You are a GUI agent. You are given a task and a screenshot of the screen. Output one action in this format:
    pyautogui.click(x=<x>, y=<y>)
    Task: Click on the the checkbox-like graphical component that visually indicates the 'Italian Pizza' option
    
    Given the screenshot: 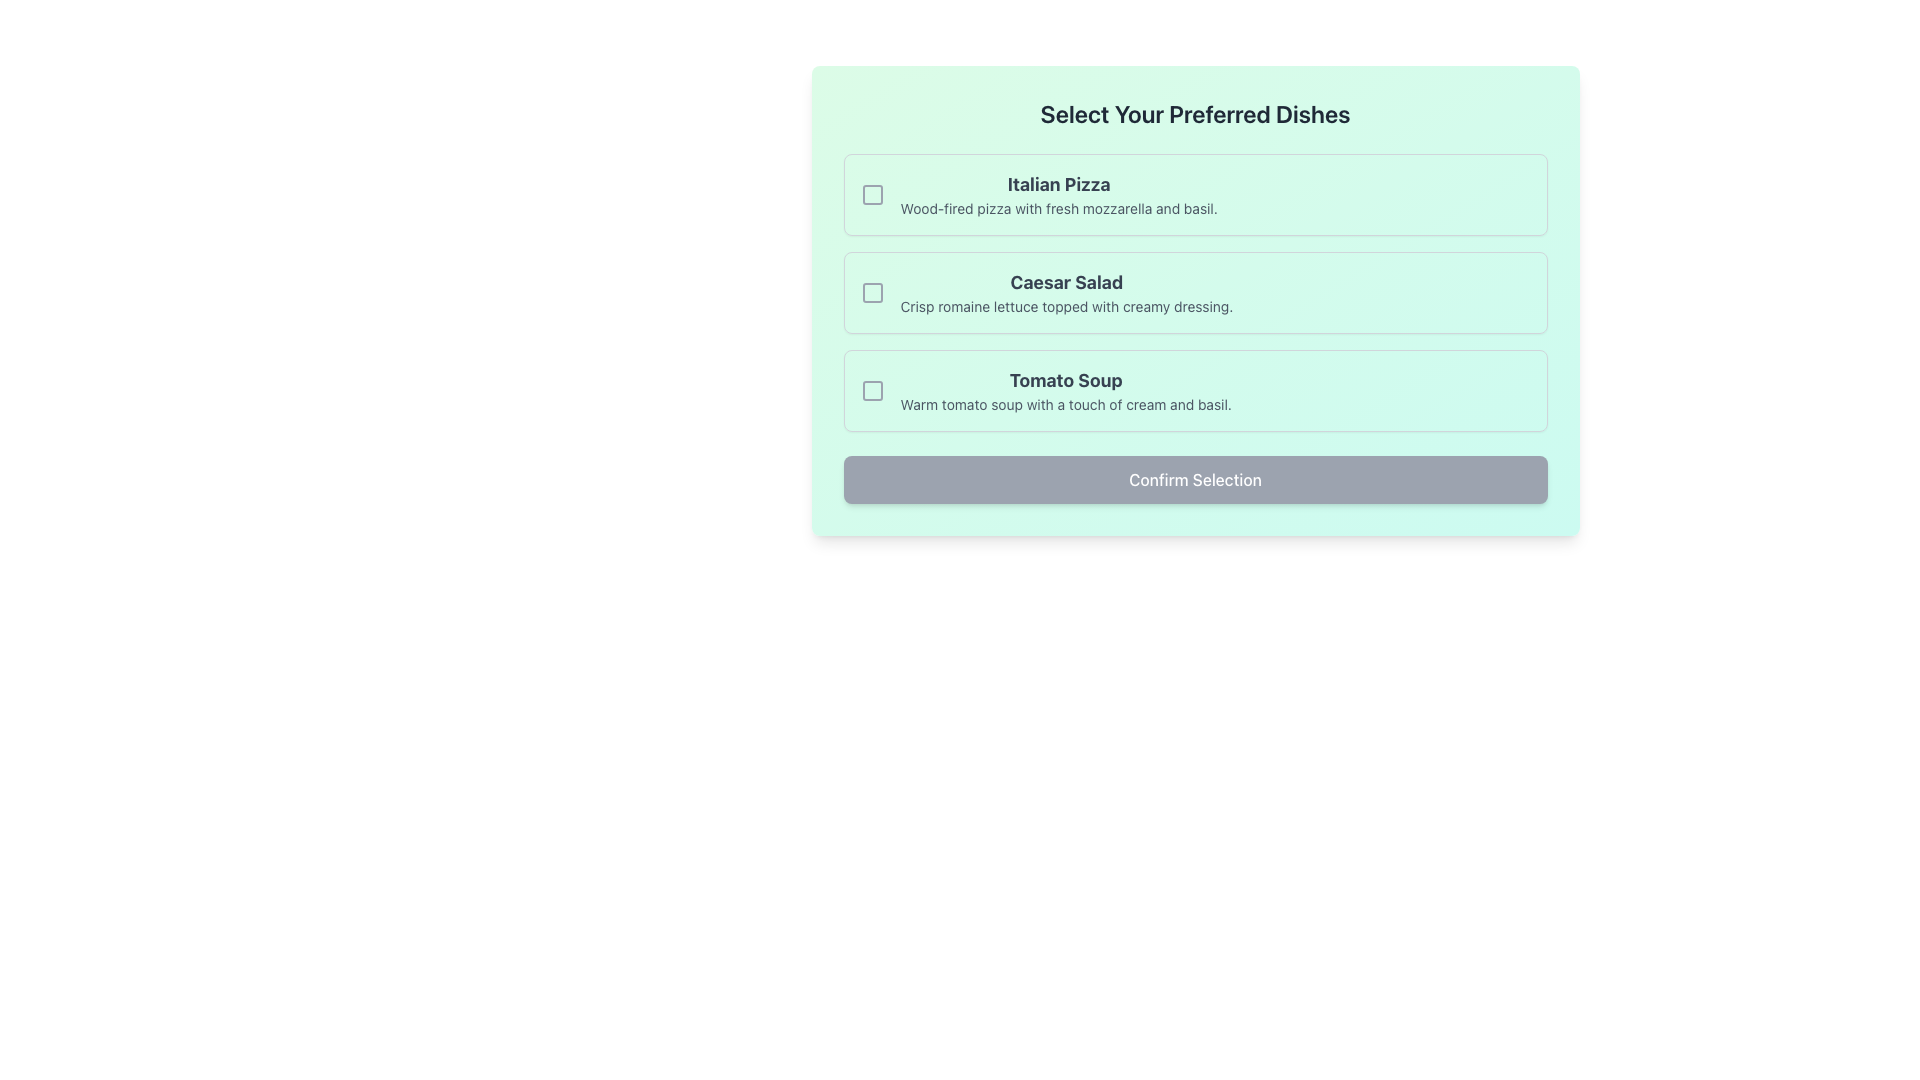 What is the action you would take?
    pyautogui.click(x=872, y=195)
    